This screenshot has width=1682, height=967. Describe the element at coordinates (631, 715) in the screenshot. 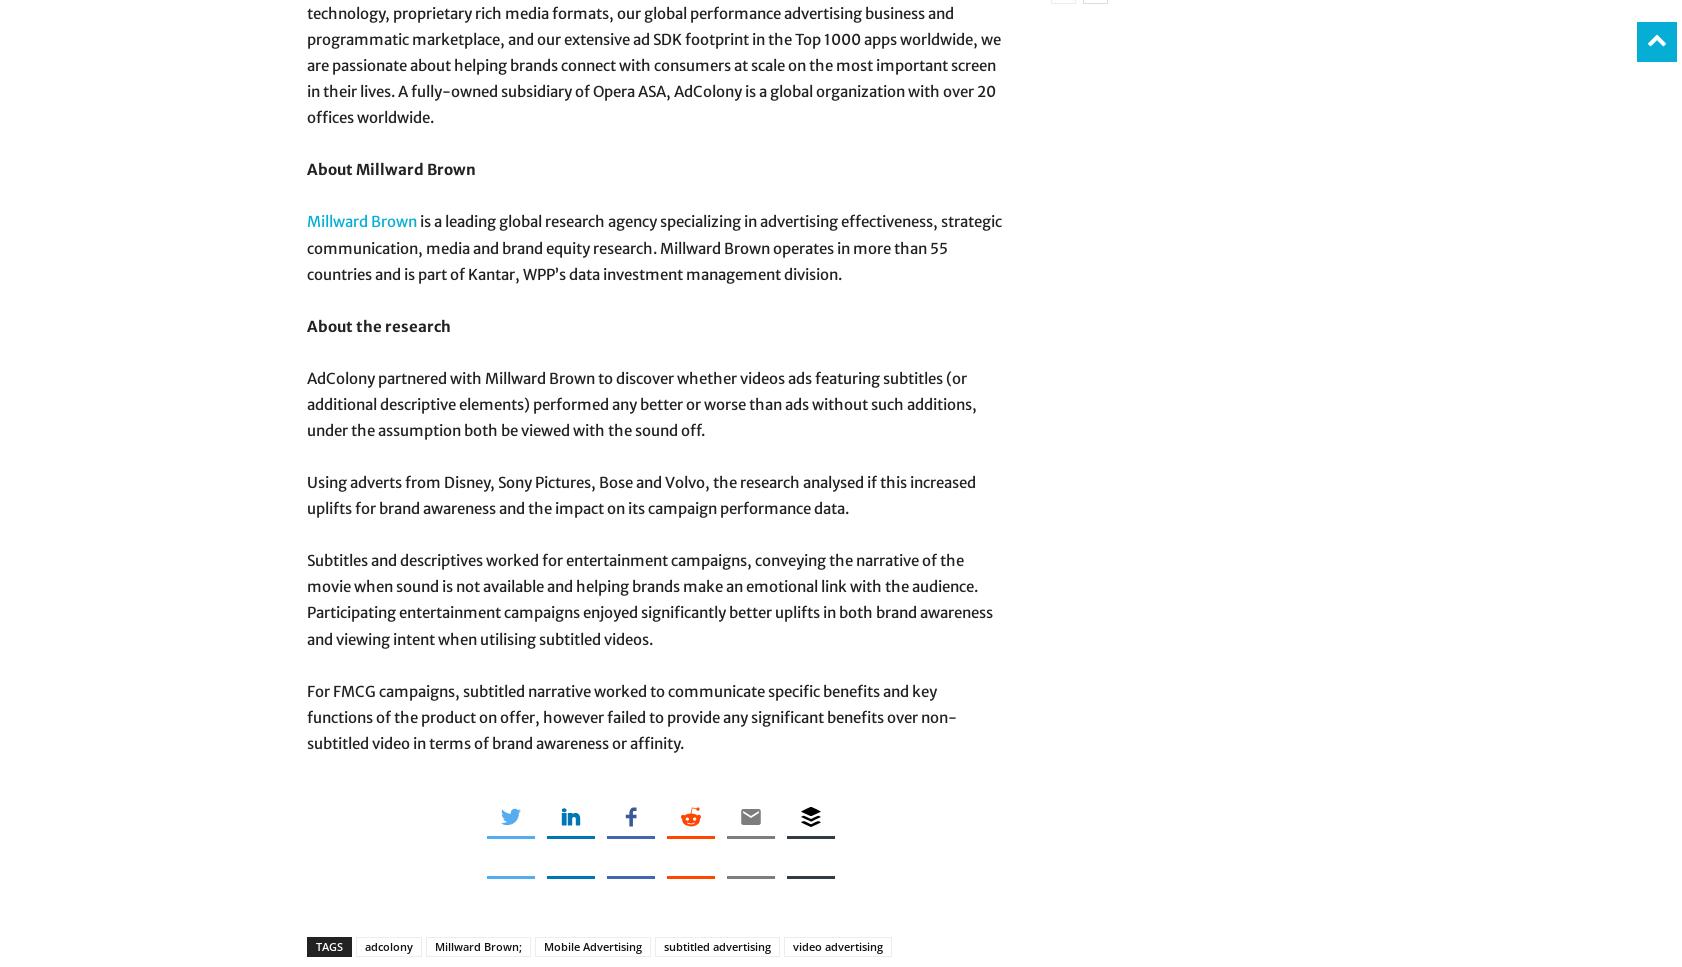

I see `'For FMCG campaigns, subtitled narrative worked to communicate specific benefits and key functions of the product on offer, however failed to provide any significant benefits over non-subtitled video in terms of brand awareness or affinity.'` at that location.